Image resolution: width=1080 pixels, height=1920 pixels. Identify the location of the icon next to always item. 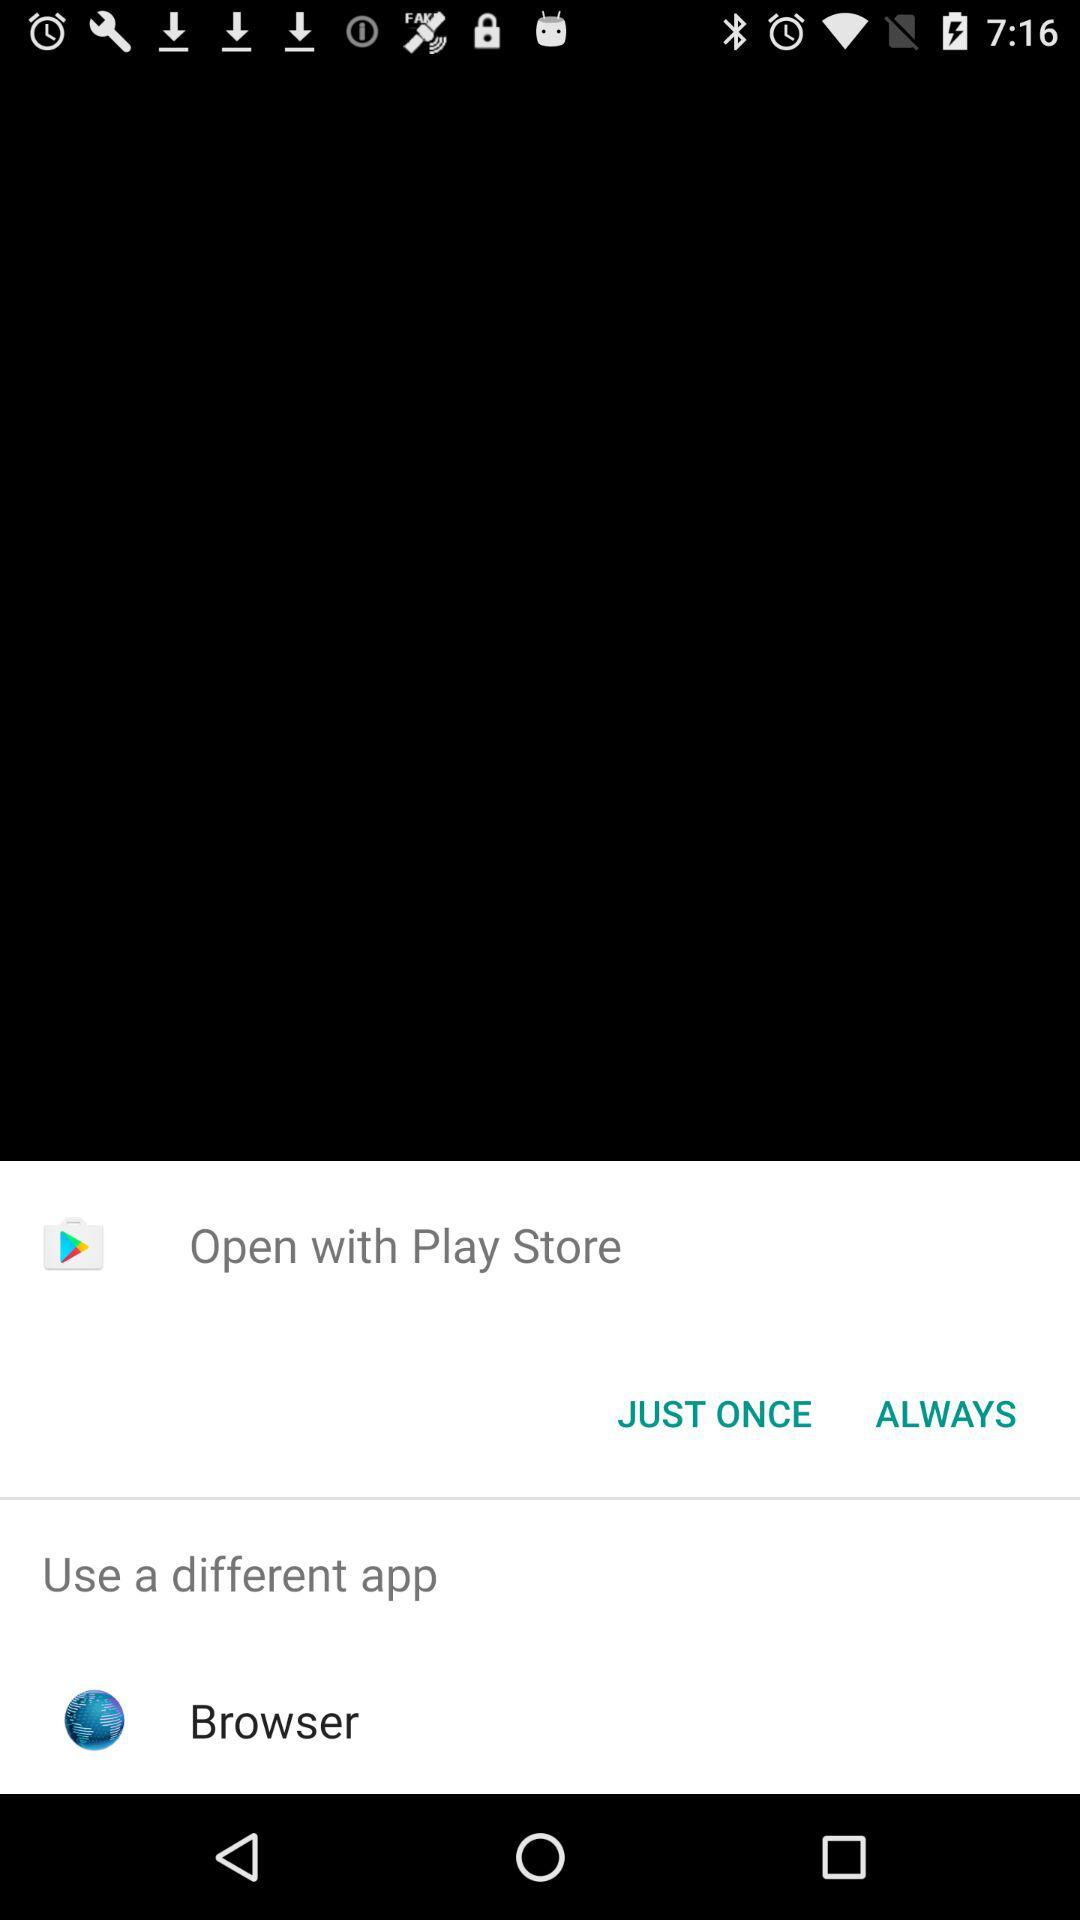
(713, 1411).